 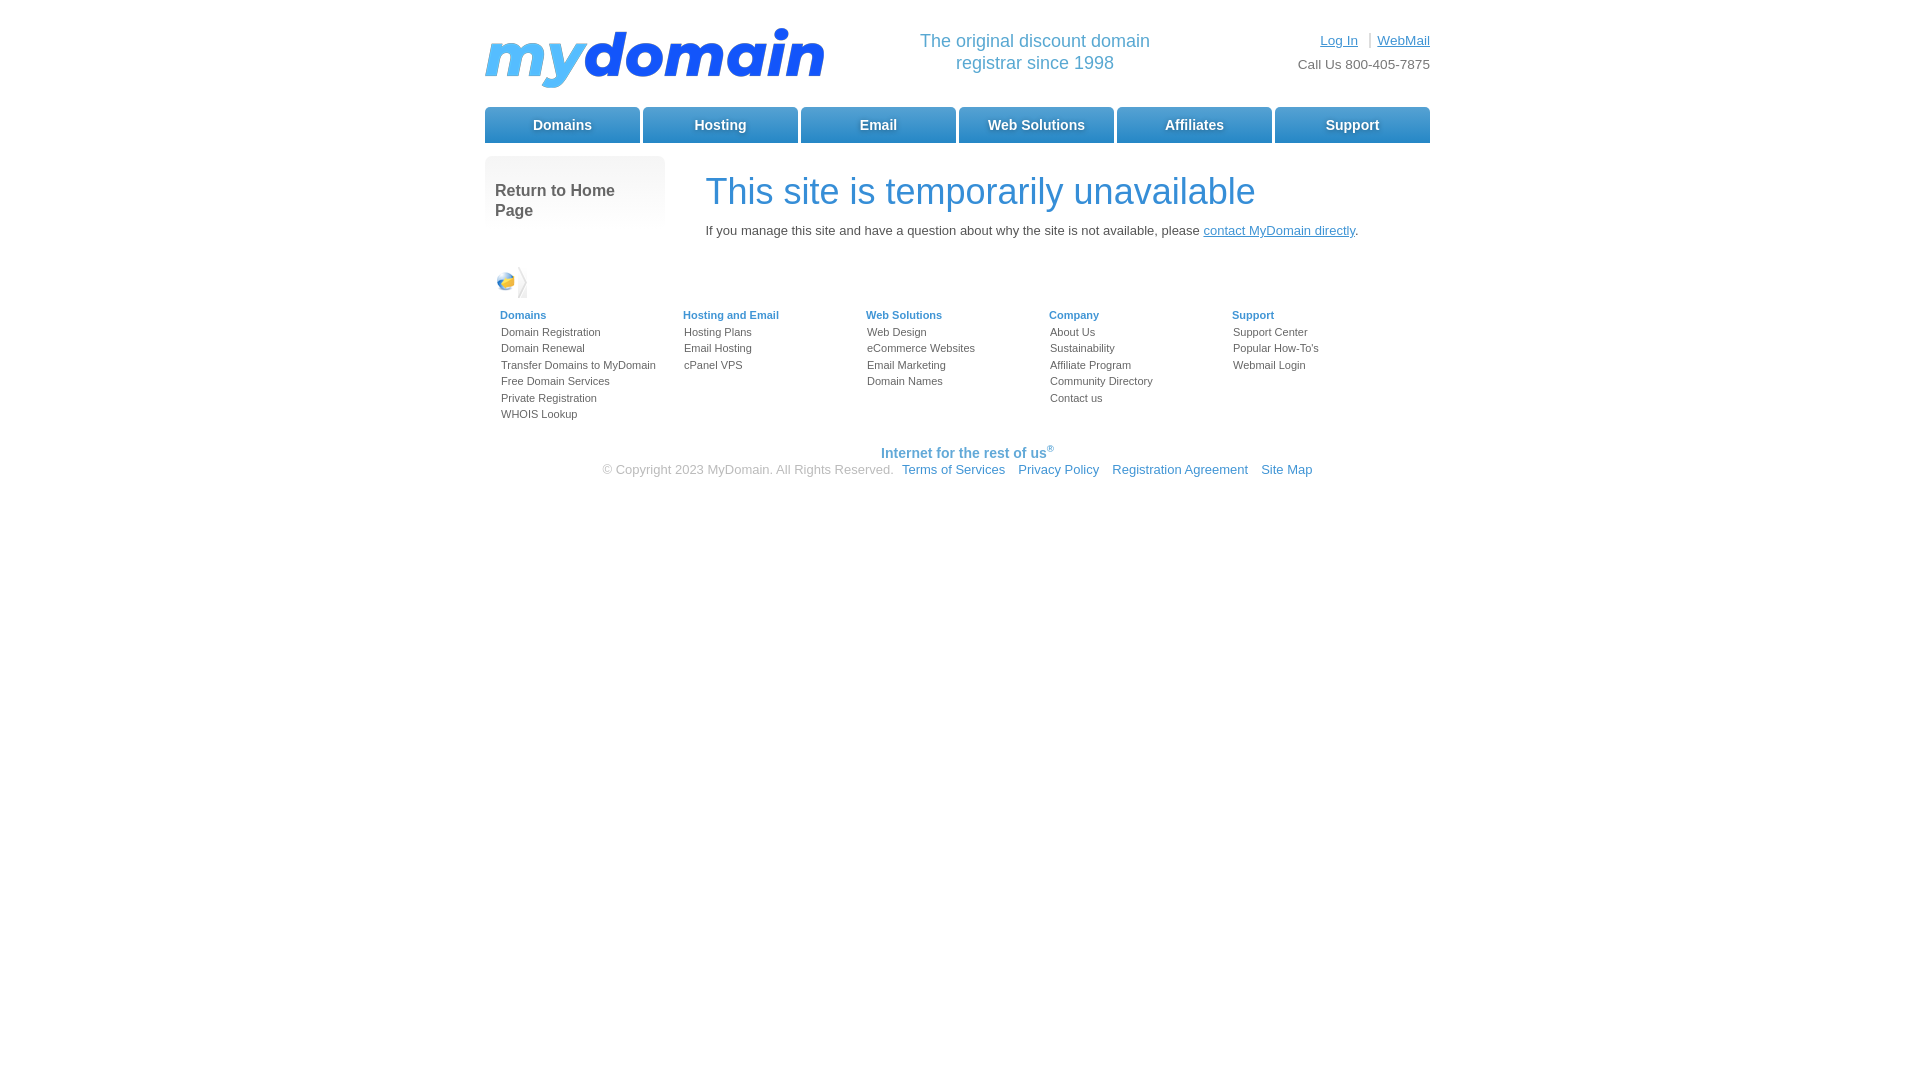 What do you see at coordinates (1049, 365) in the screenshot?
I see `'Affiliate Program'` at bounding box center [1049, 365].